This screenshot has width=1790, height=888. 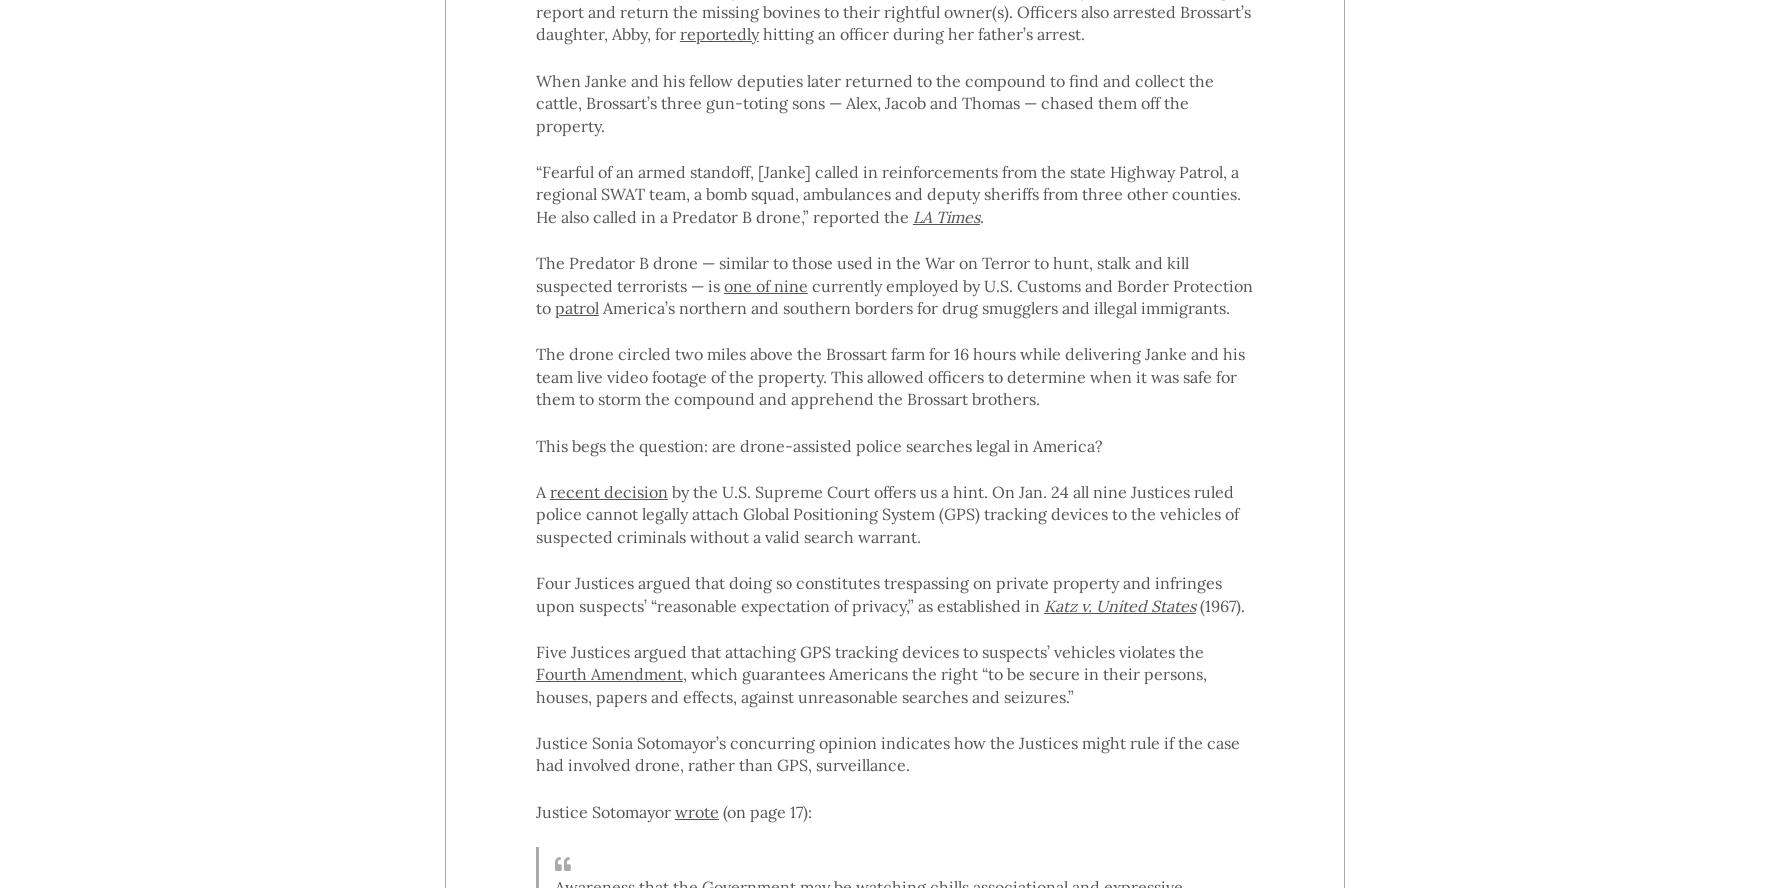 What do you see at coordinates (886, 193) in the screenshot?
I see `'“Fearful of an armed standoff, [Janke] called in reinforcements from the state Highway Patrol, a regional SWAT team, a bomb squad, ambulances and deputy sheriffs from three other counties. He also called in a Predator B drone,” reported the'` at bounding box center [886, 193].